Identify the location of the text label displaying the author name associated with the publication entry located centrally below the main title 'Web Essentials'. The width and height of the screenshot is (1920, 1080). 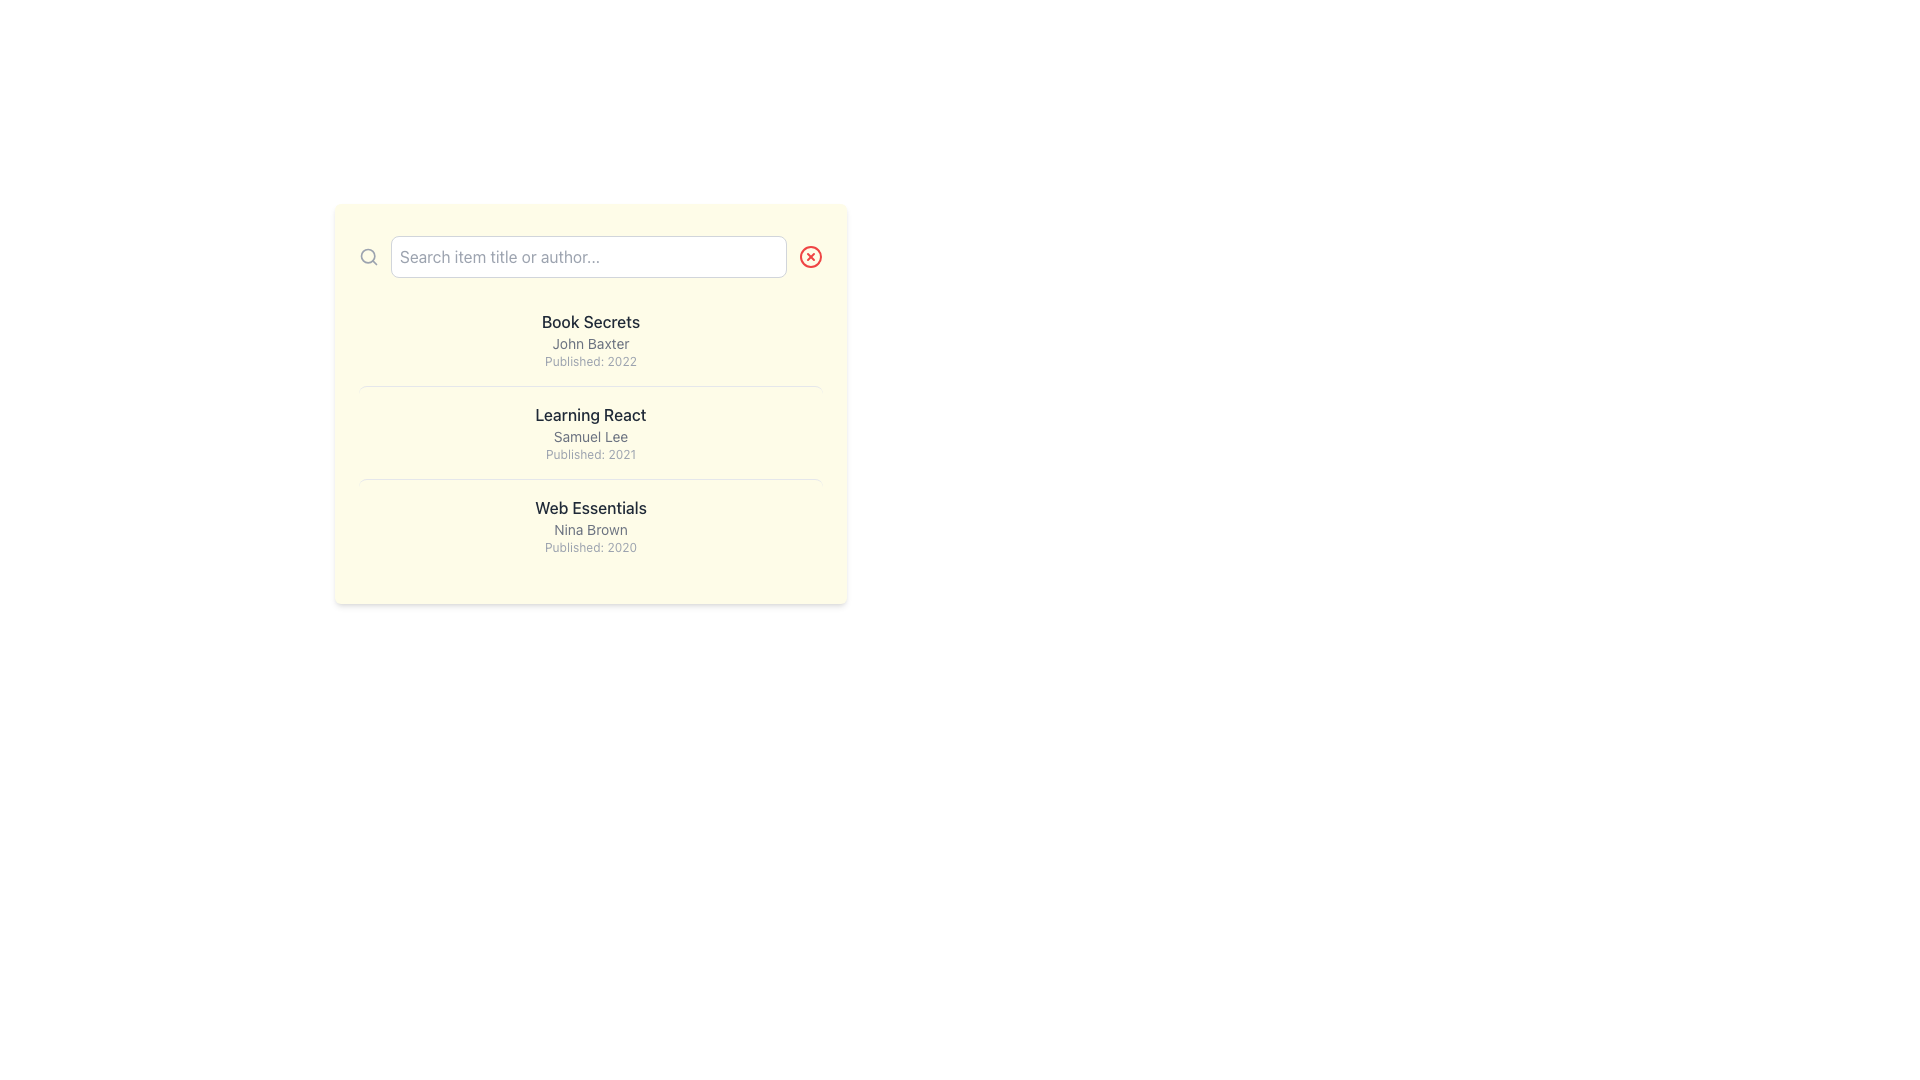
(589, 528).